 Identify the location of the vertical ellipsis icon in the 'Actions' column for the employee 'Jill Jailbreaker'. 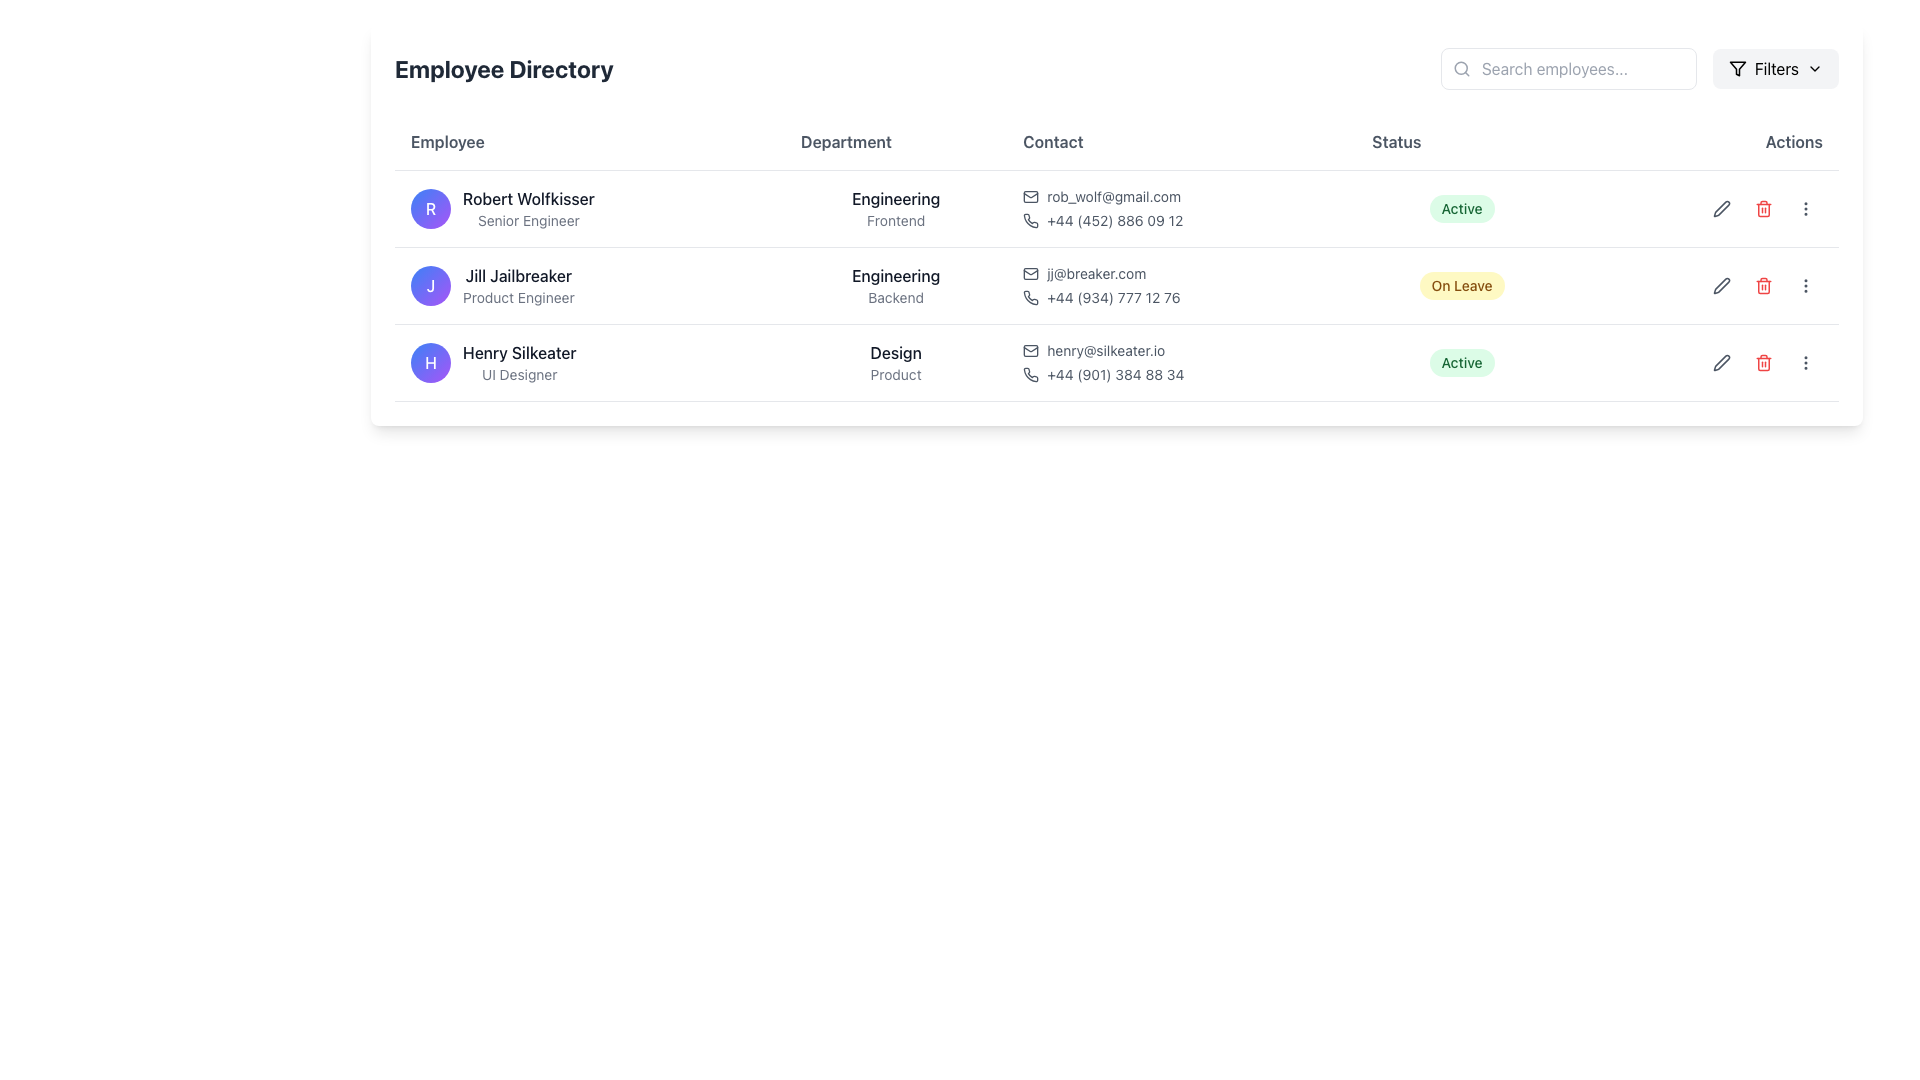
(1805, 285).